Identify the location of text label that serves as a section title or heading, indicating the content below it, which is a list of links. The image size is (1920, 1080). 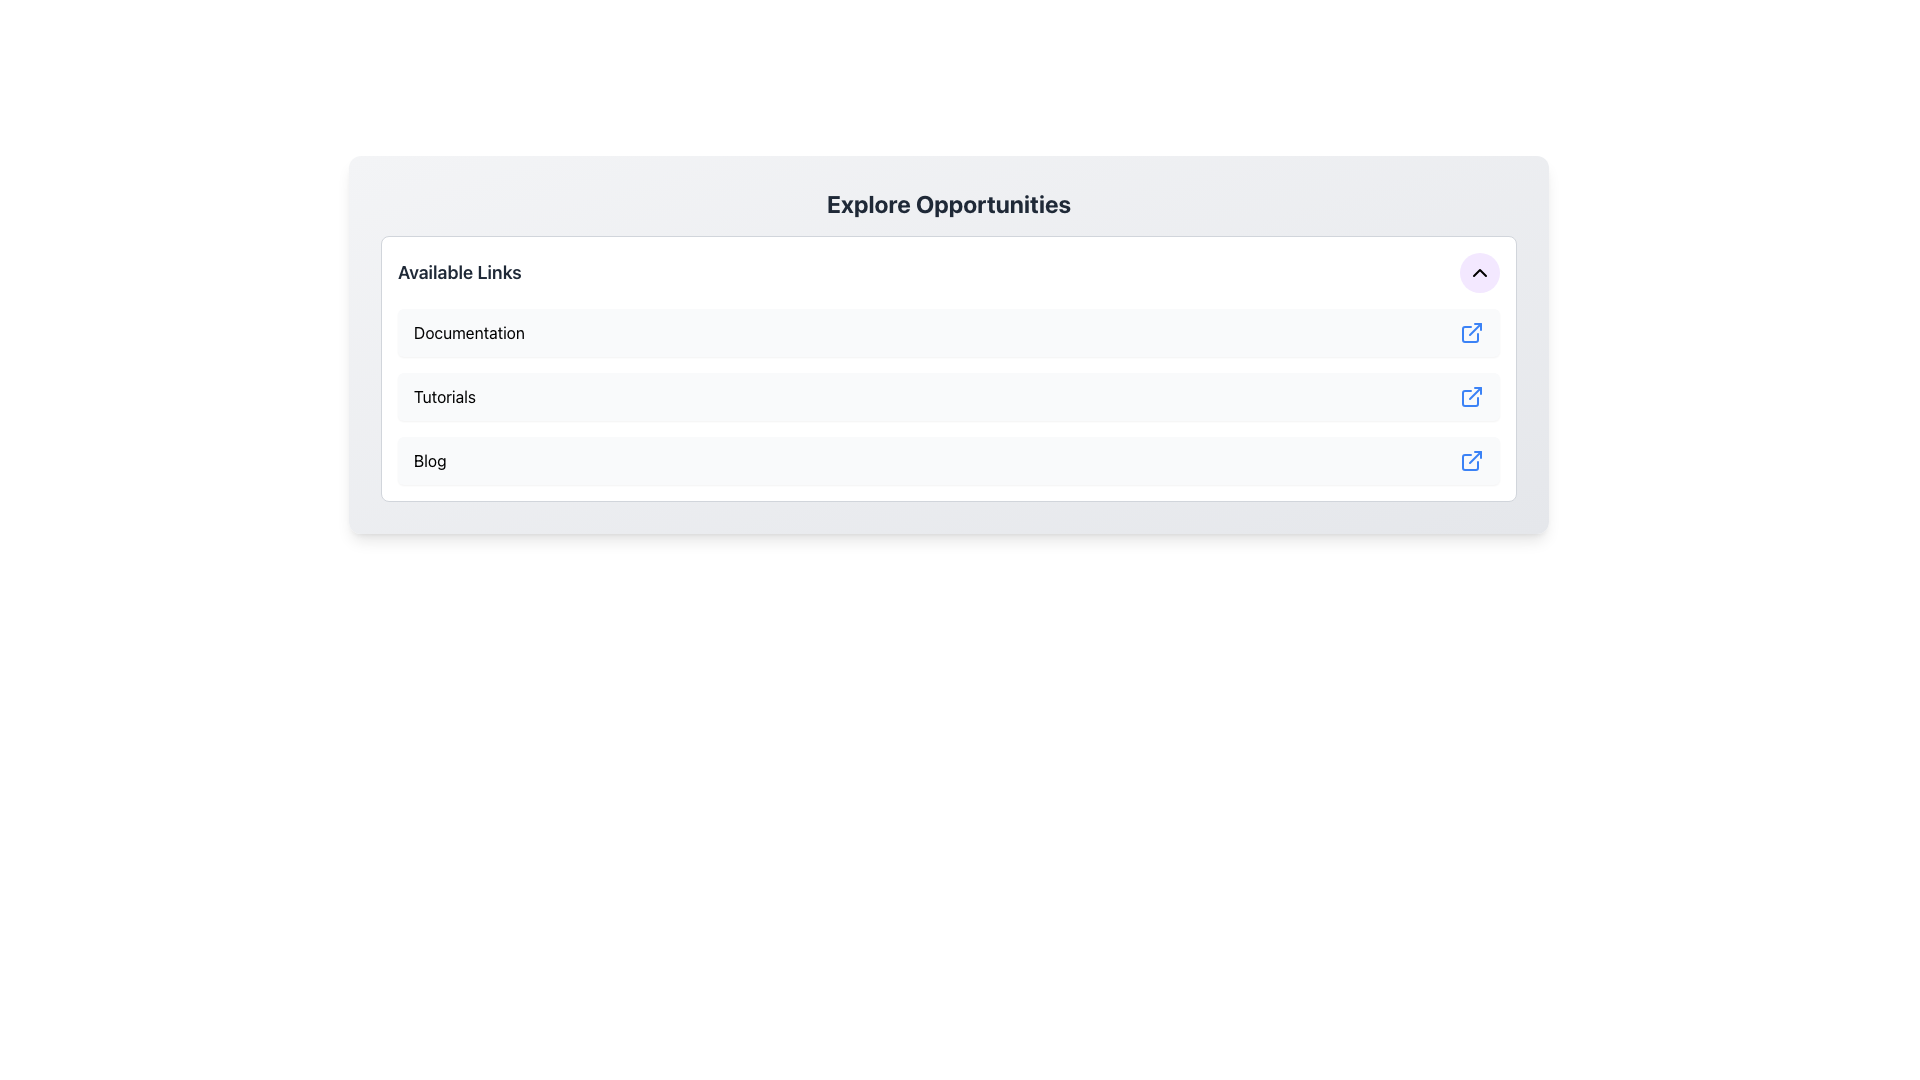
(458, 273).